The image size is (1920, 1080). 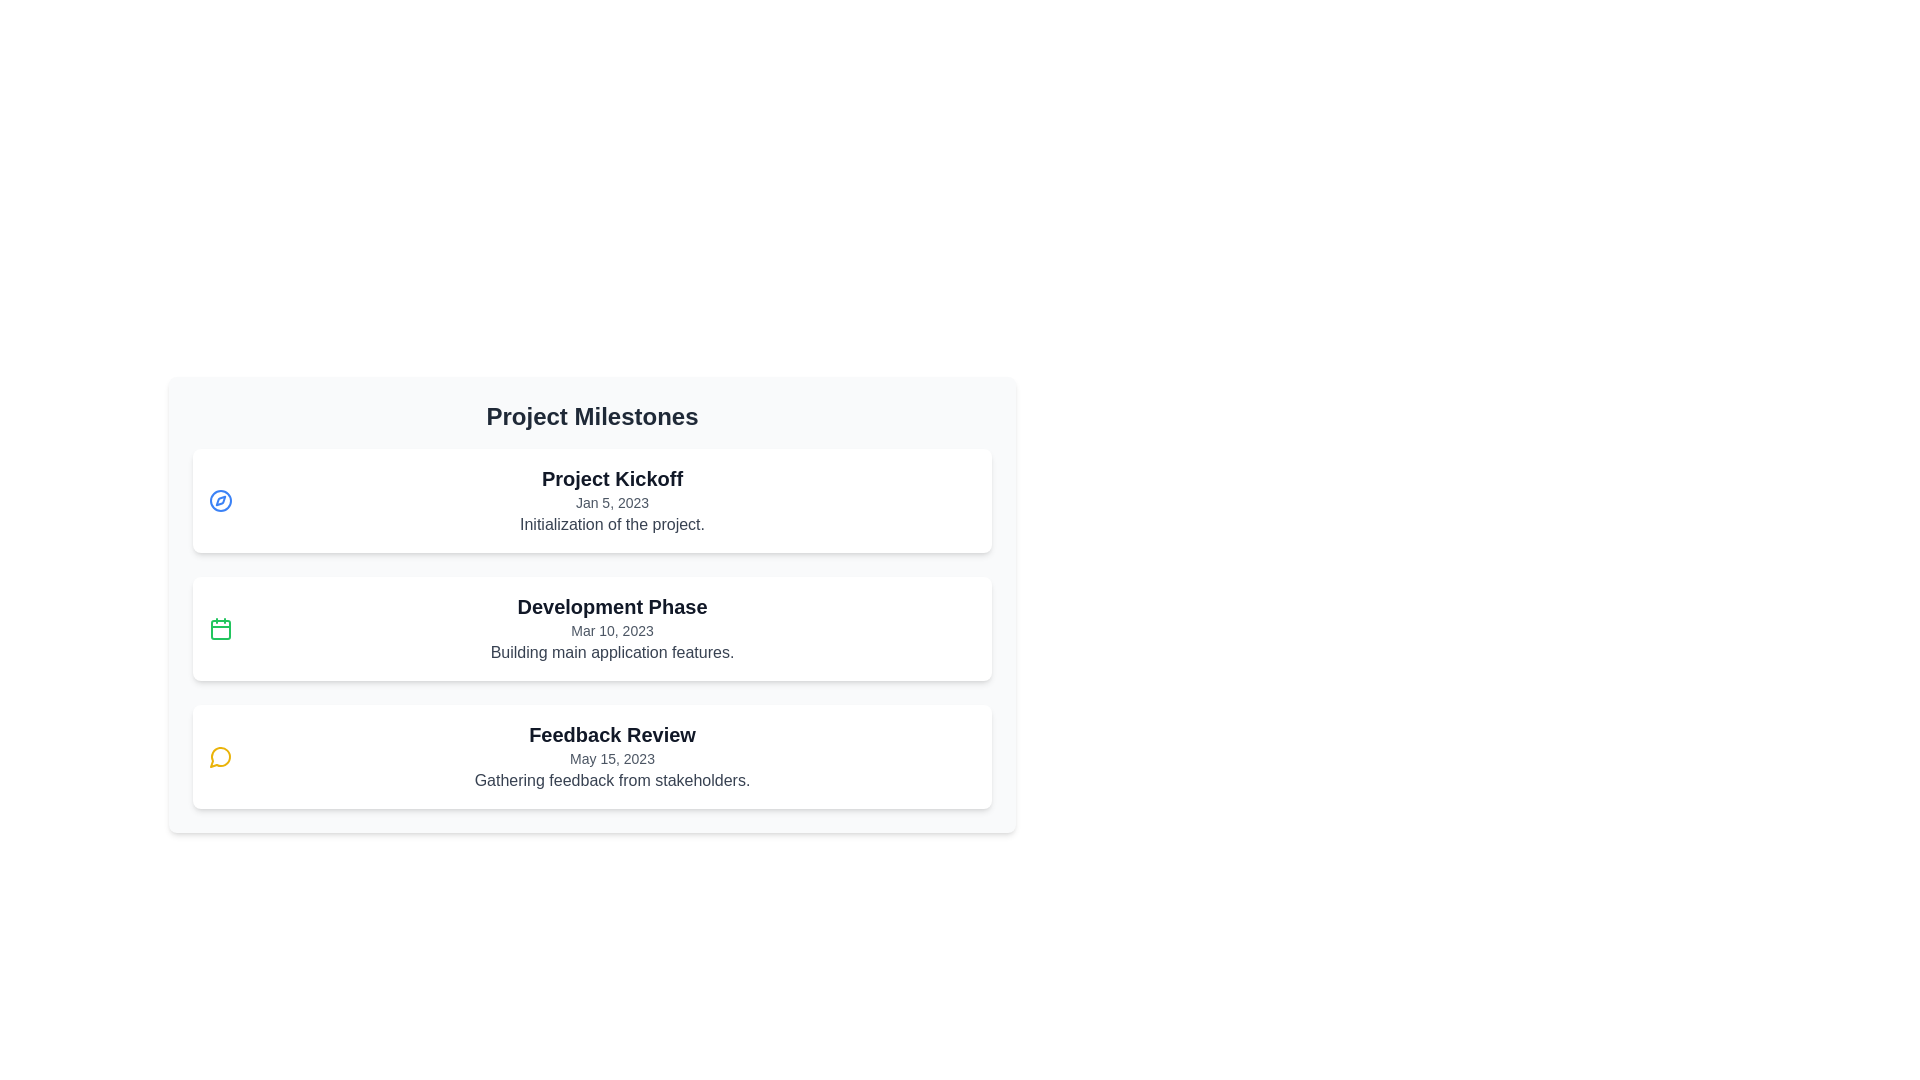 What do you see at coordinates (611, 500) in the screenshot?
I see `the text block titled 'Project Kickoff' to focus on it` at bounding box center [611, 500].